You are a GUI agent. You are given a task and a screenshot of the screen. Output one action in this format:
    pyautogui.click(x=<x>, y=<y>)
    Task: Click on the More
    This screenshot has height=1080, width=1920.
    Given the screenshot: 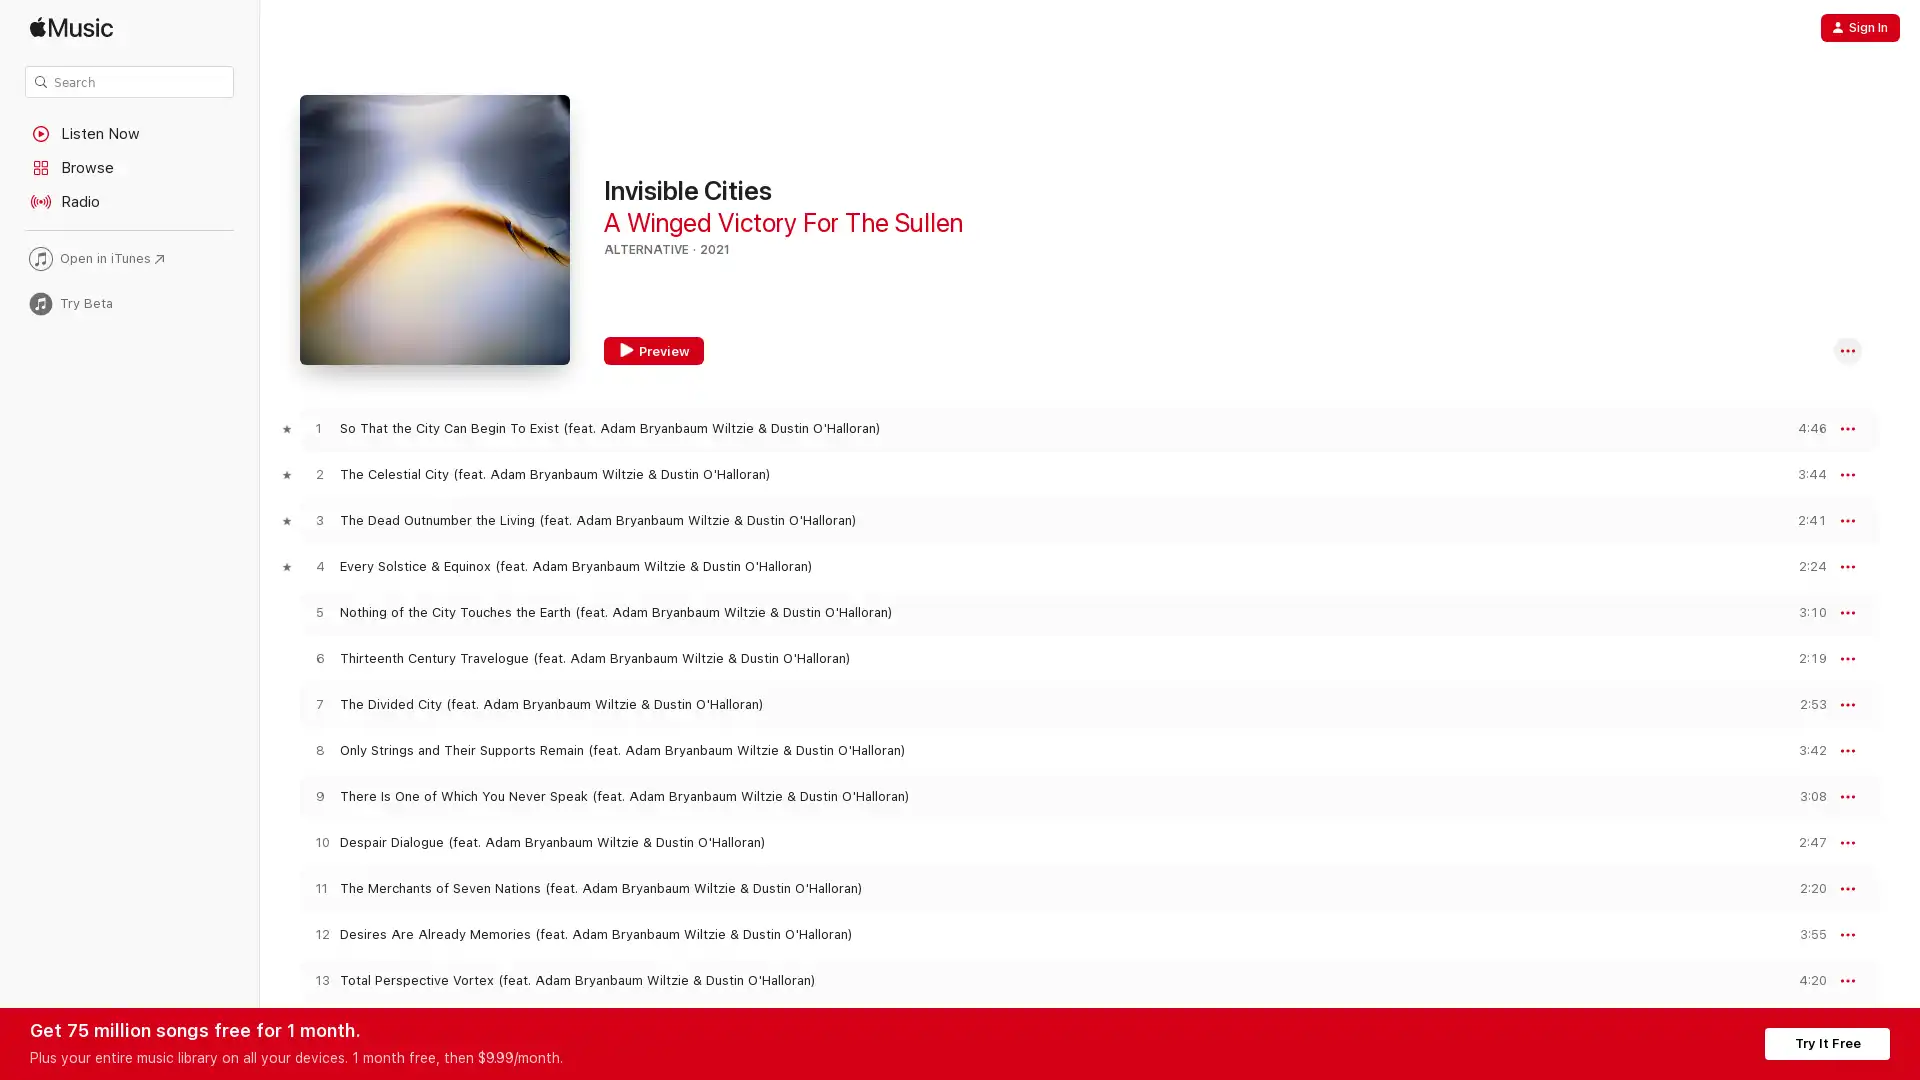 What is the action you would take?
    pyautogui.click(x=1847, y=843)
    